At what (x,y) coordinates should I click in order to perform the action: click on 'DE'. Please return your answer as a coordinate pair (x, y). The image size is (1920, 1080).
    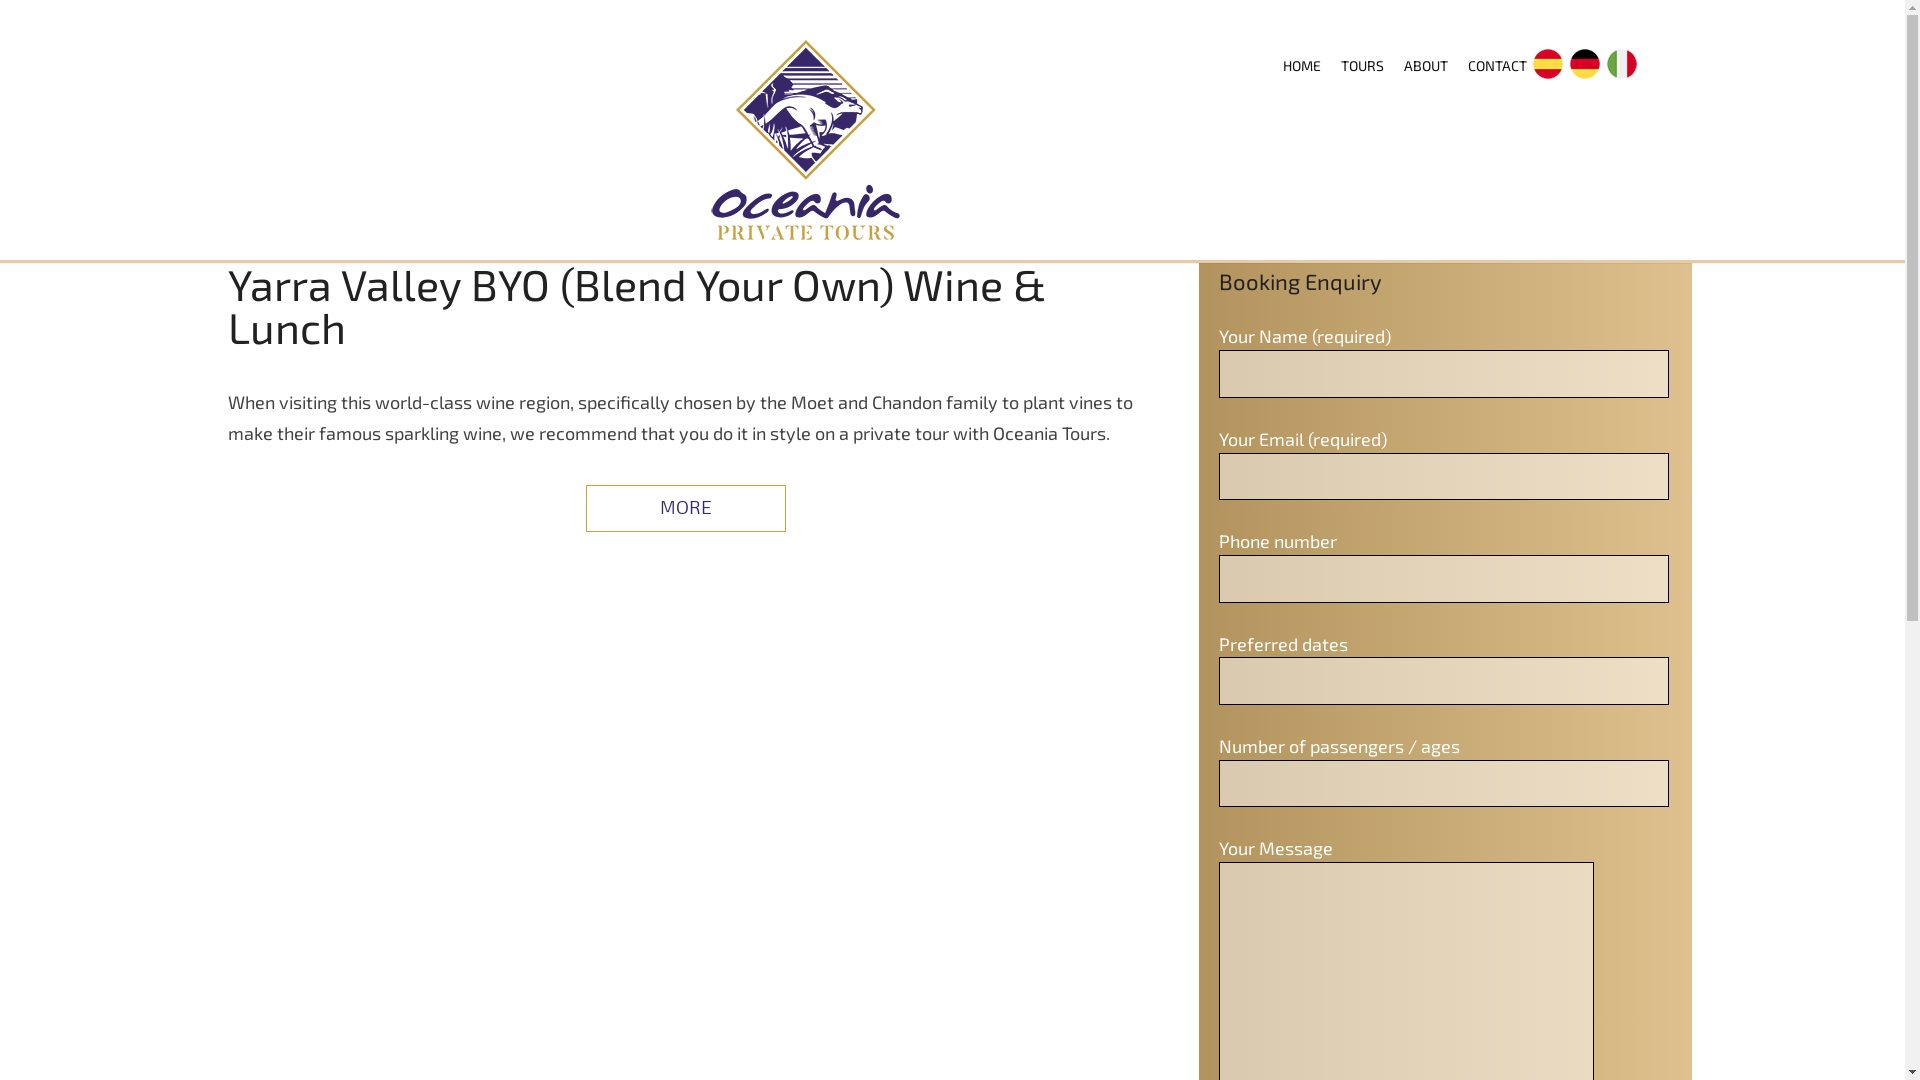
    Looking at the image, I should click on (1583, 83).